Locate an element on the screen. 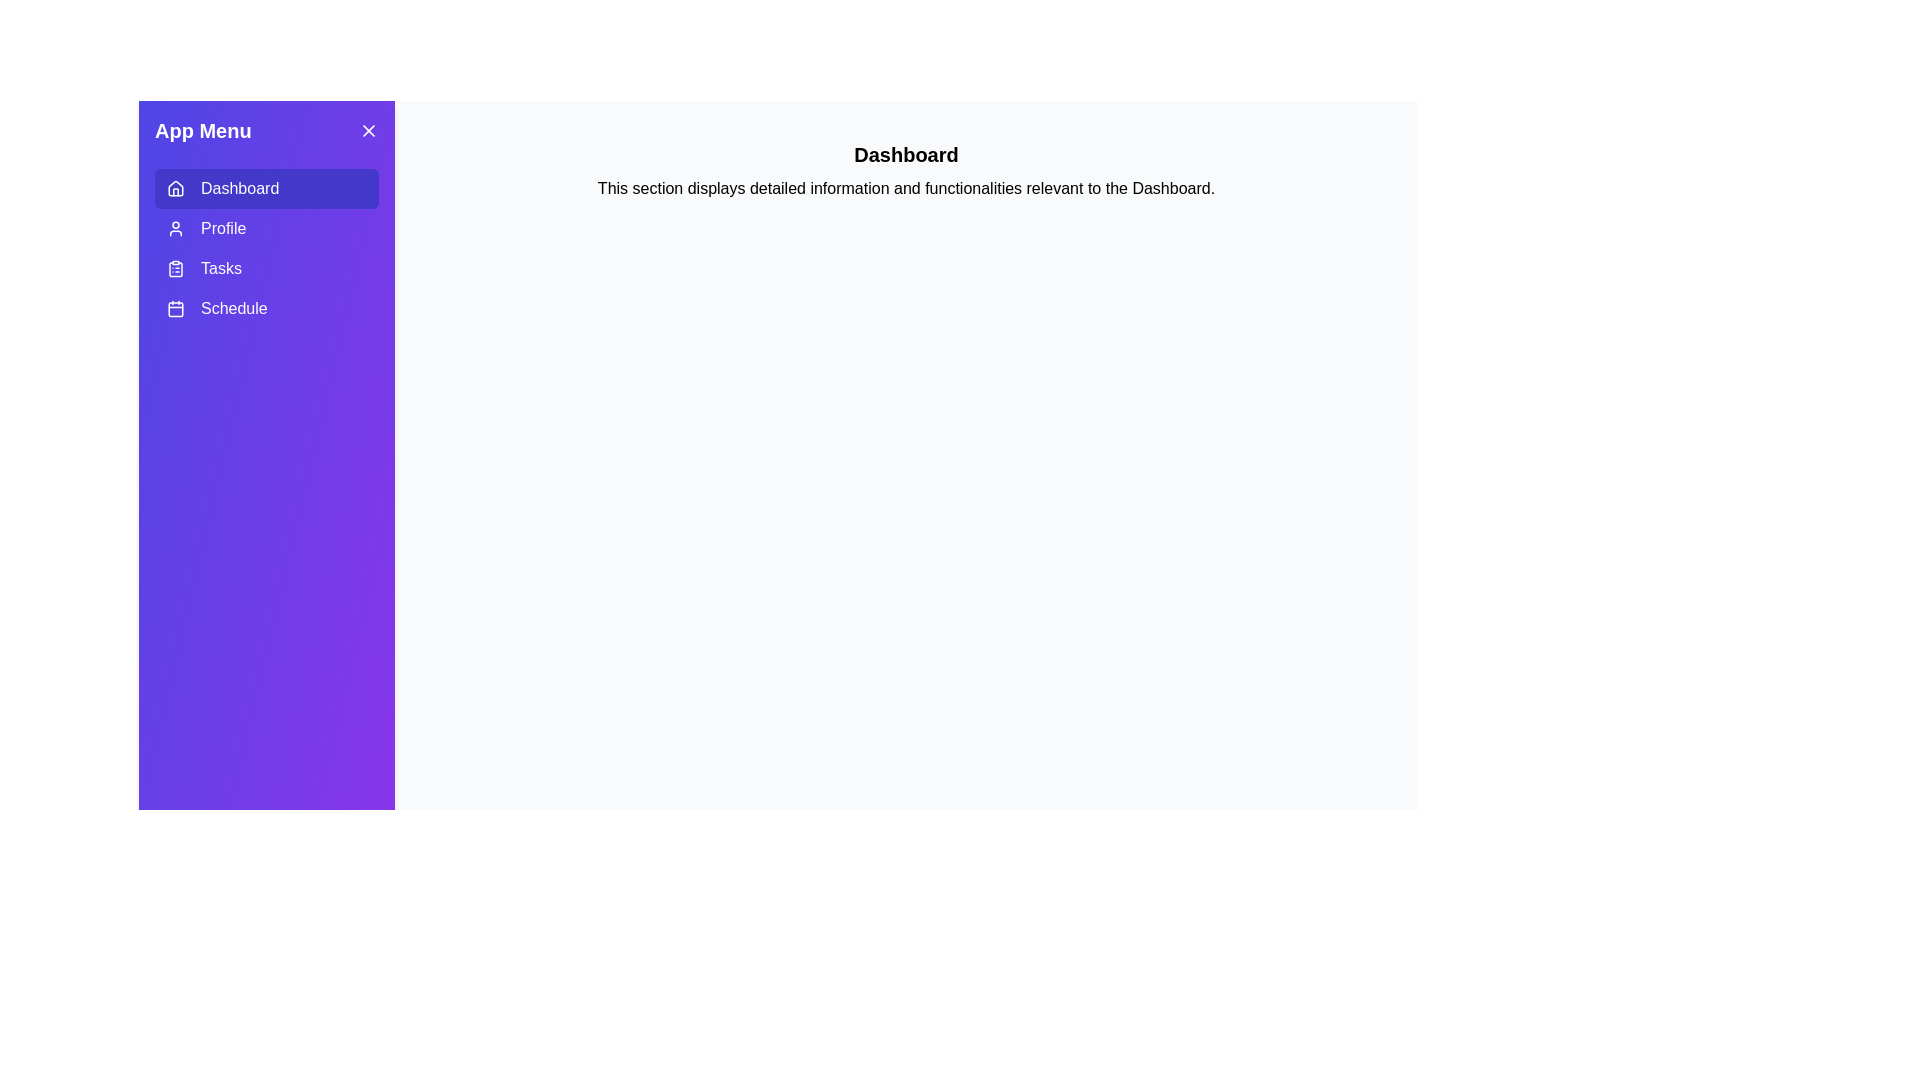 This screenshot has width=1920, height=1080. the tab labeled Tasks to switch to that tab is located at coordinates (266, 268).